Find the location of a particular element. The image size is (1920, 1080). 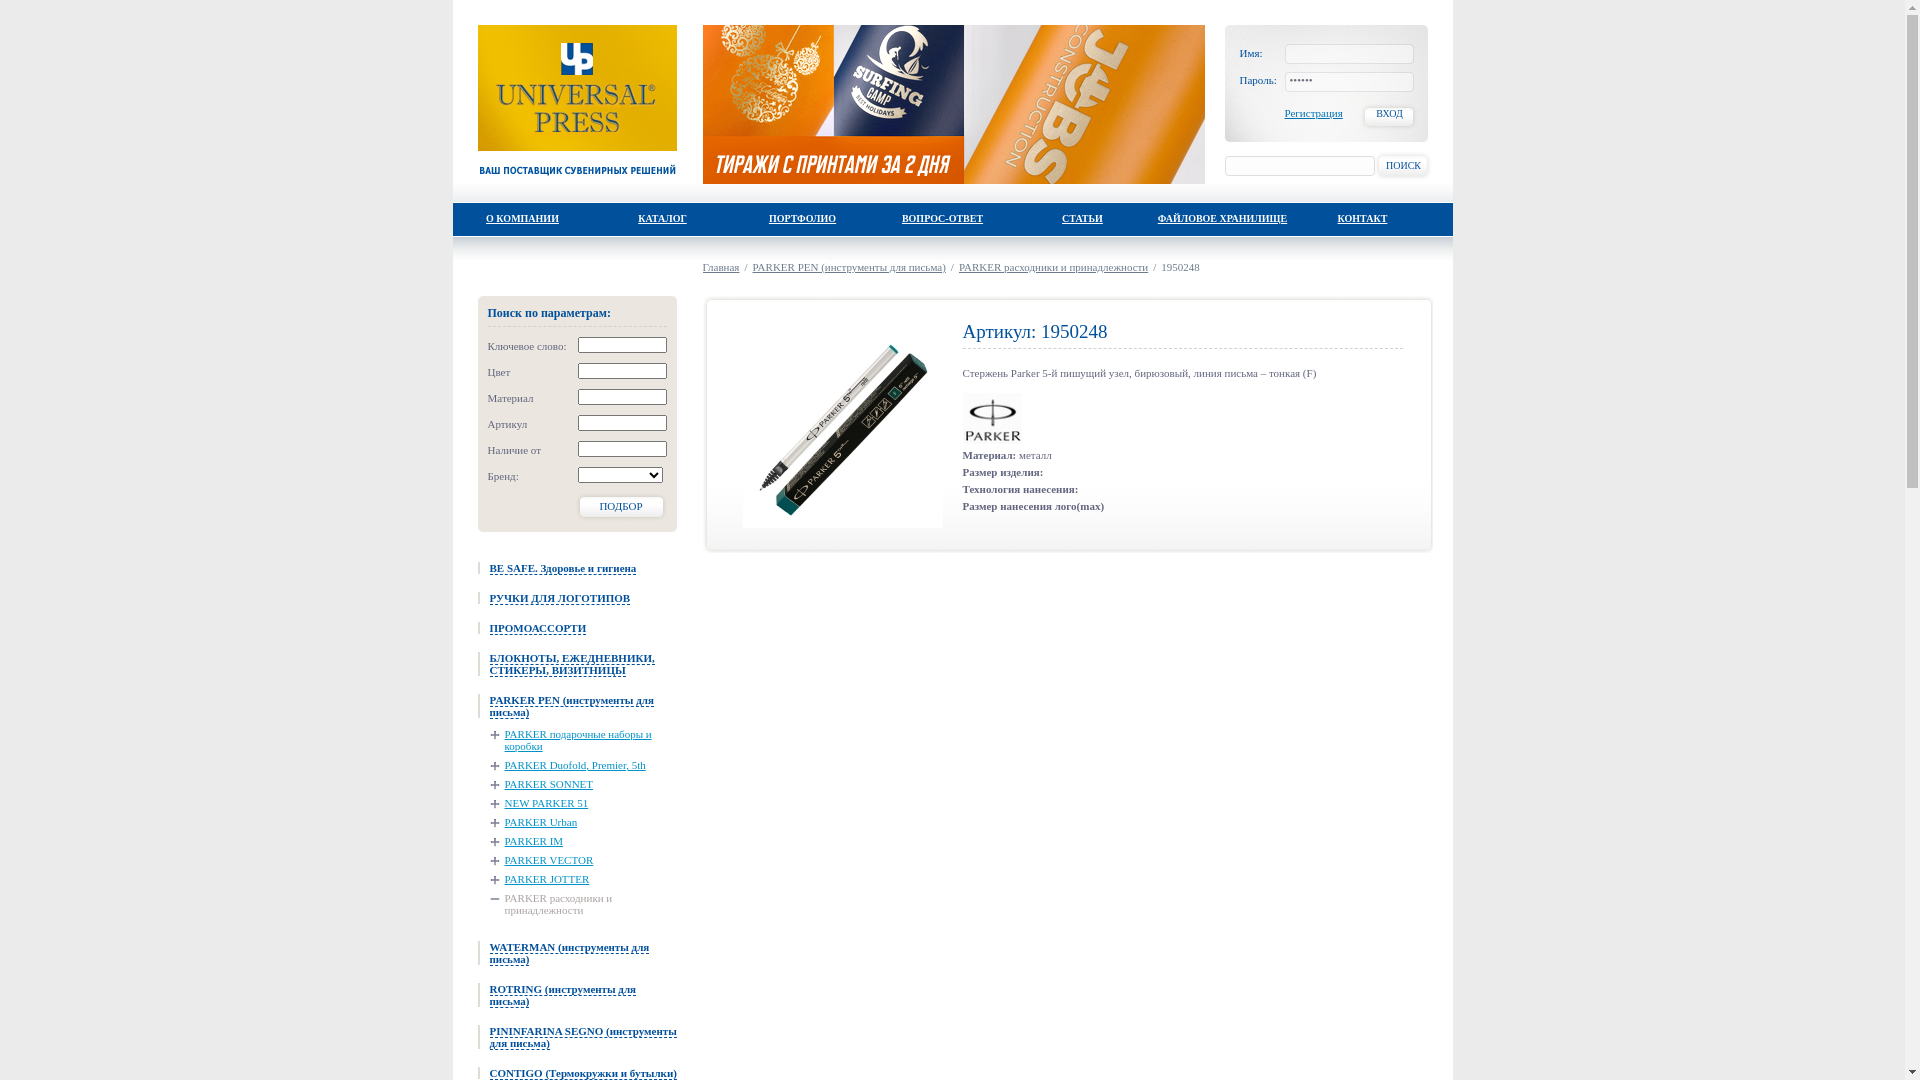

'PARKER Duofold, Premier, 5th' is located at coordinates (566, 764).